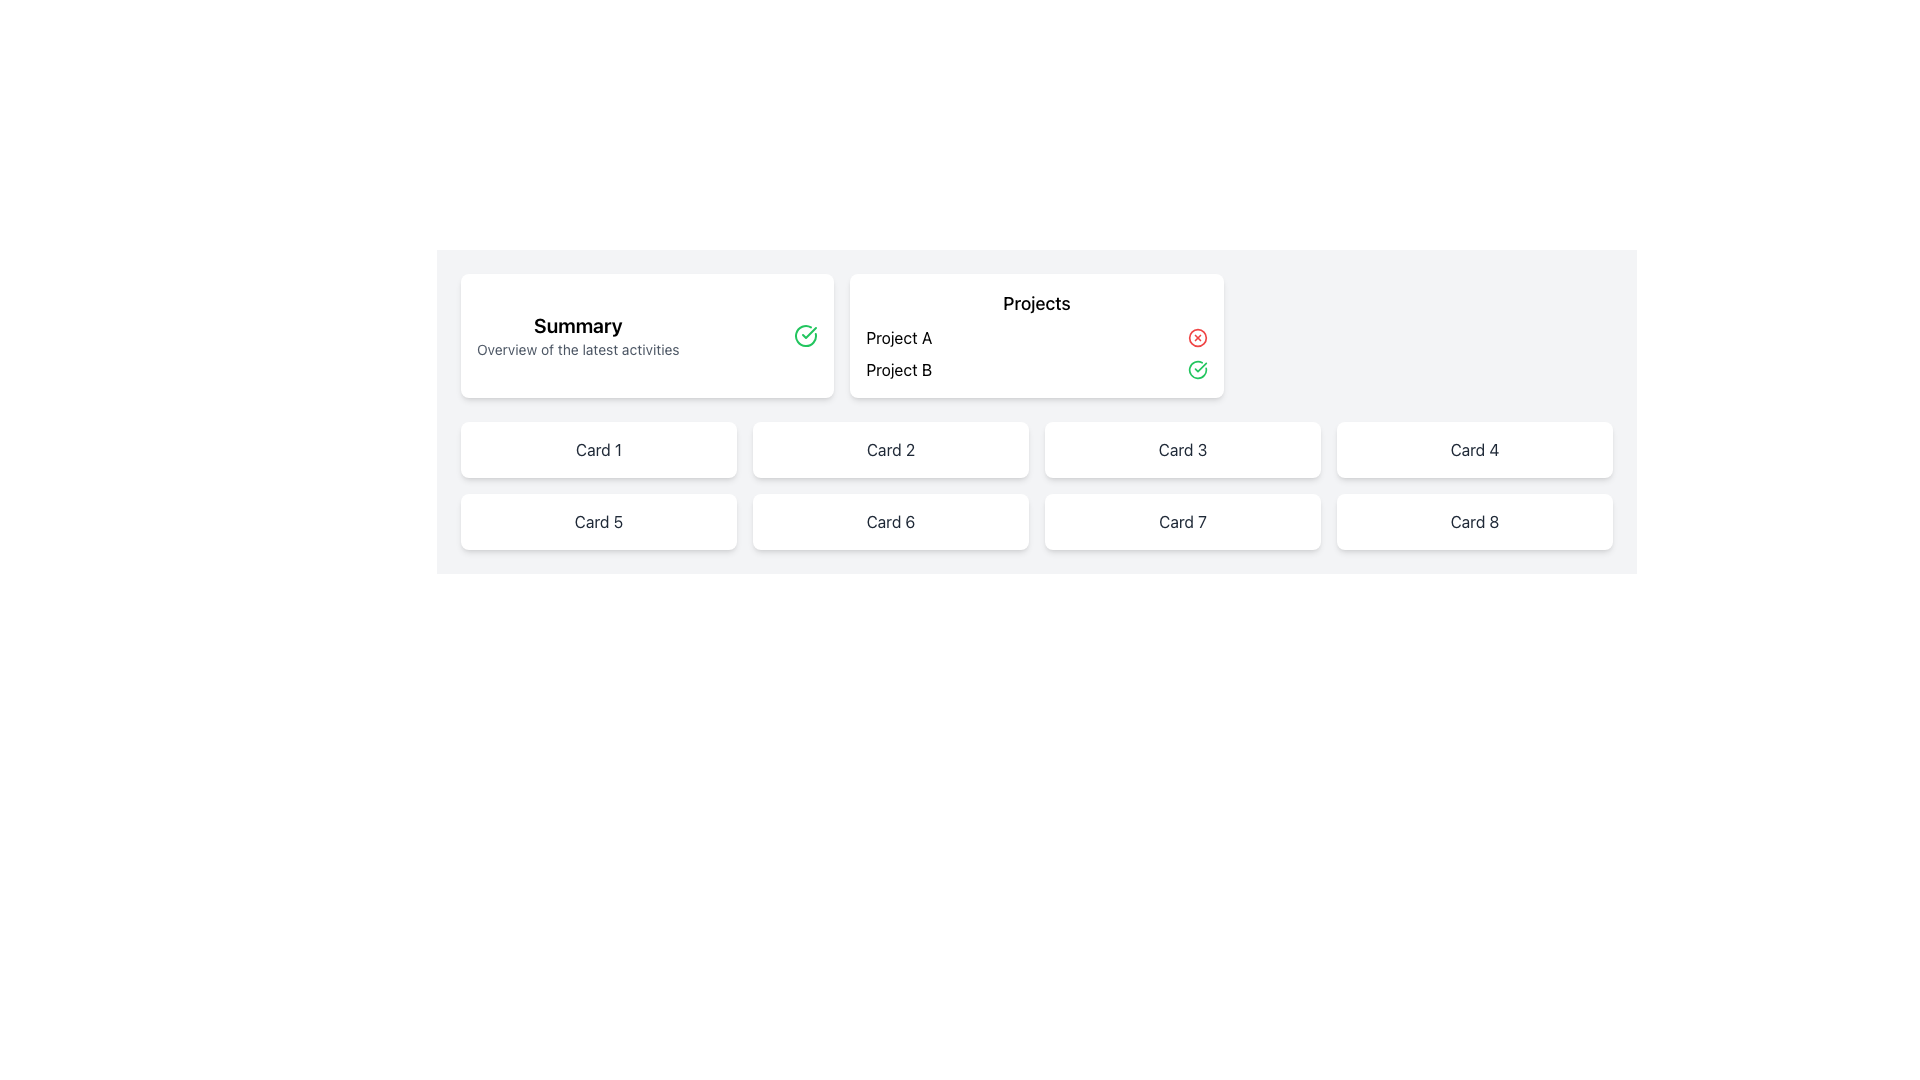 The width and height of the screenshot is (1920, 1080). What do you see at coordinates (647, 334) in the screenshot?
I see `the summary card that presents an overview of recent activities, located in the first column of the grid layout at the top row, leftmost position` at bounding box center [647, 334].